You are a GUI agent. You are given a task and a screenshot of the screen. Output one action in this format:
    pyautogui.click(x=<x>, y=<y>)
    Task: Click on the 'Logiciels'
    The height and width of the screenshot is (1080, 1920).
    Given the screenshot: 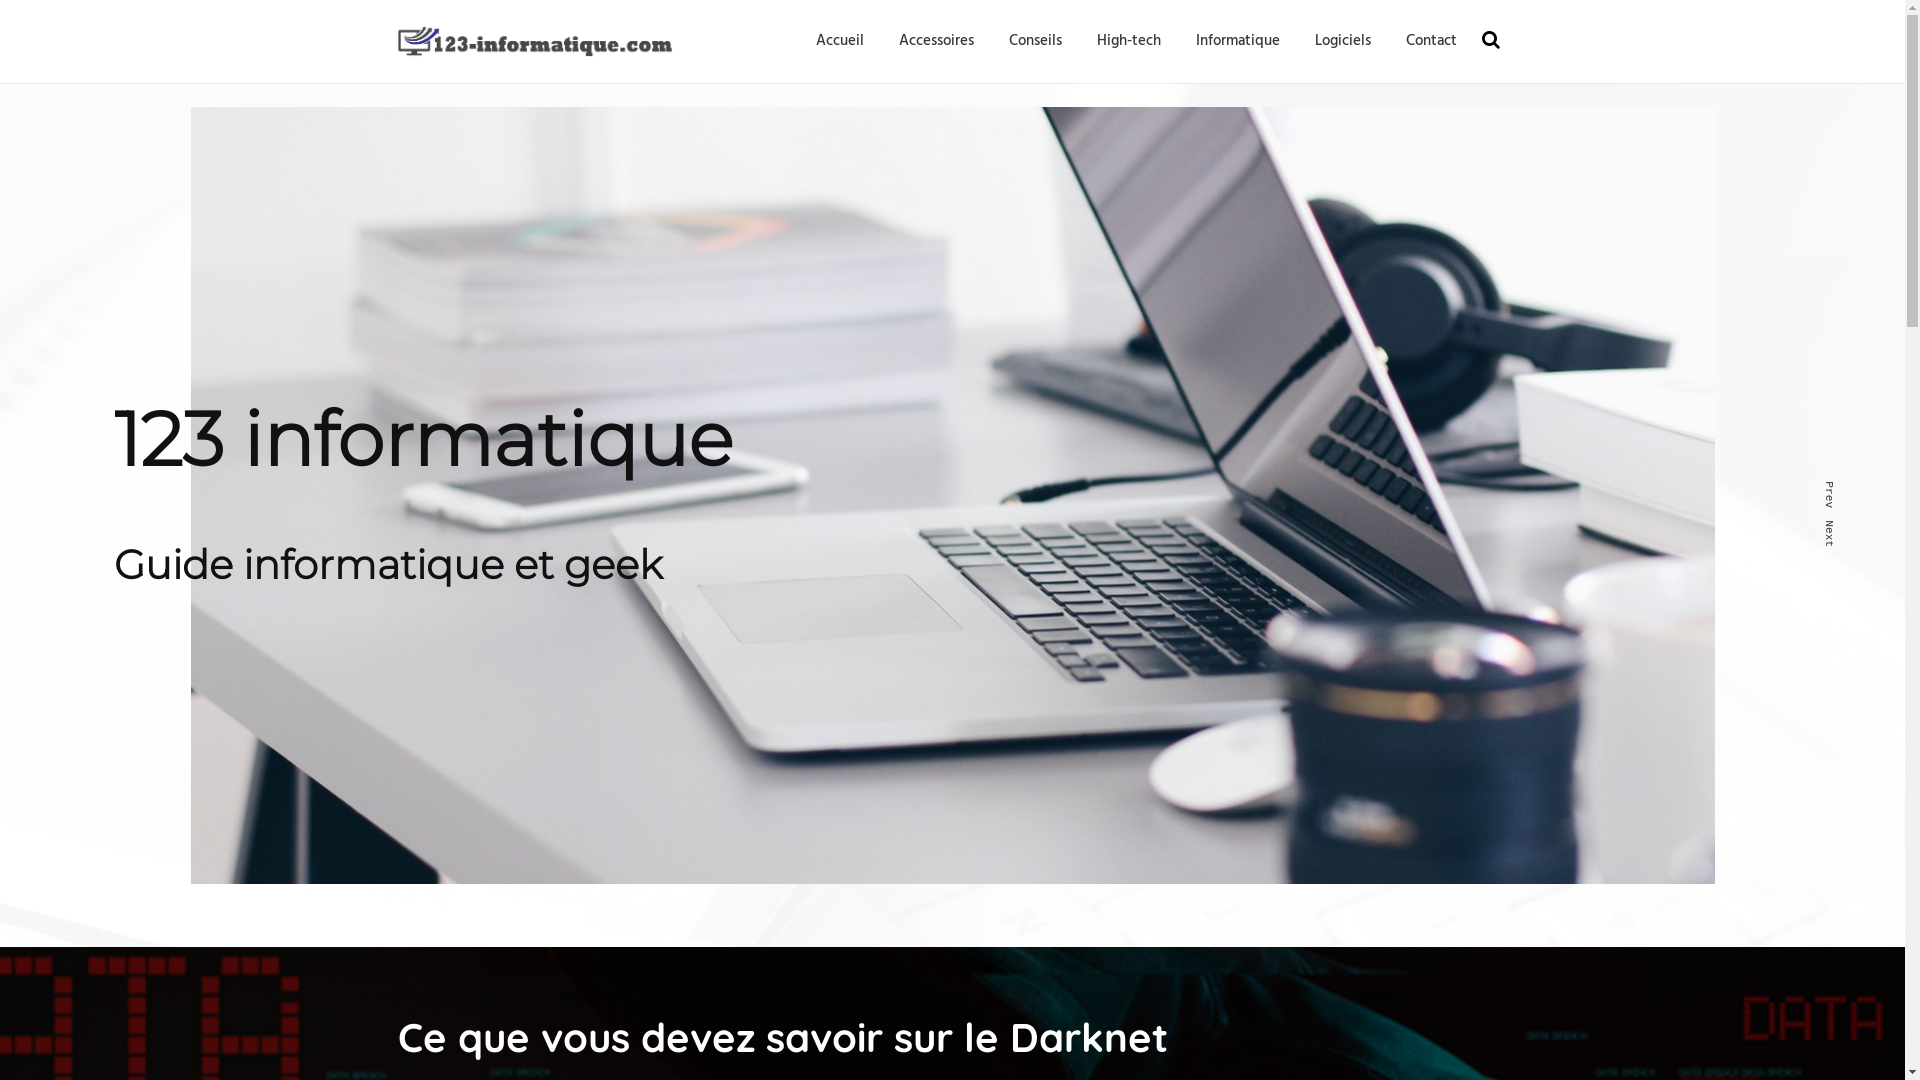 What is the action you would take?
    pyautogui.click(x=1342, y=41)
    